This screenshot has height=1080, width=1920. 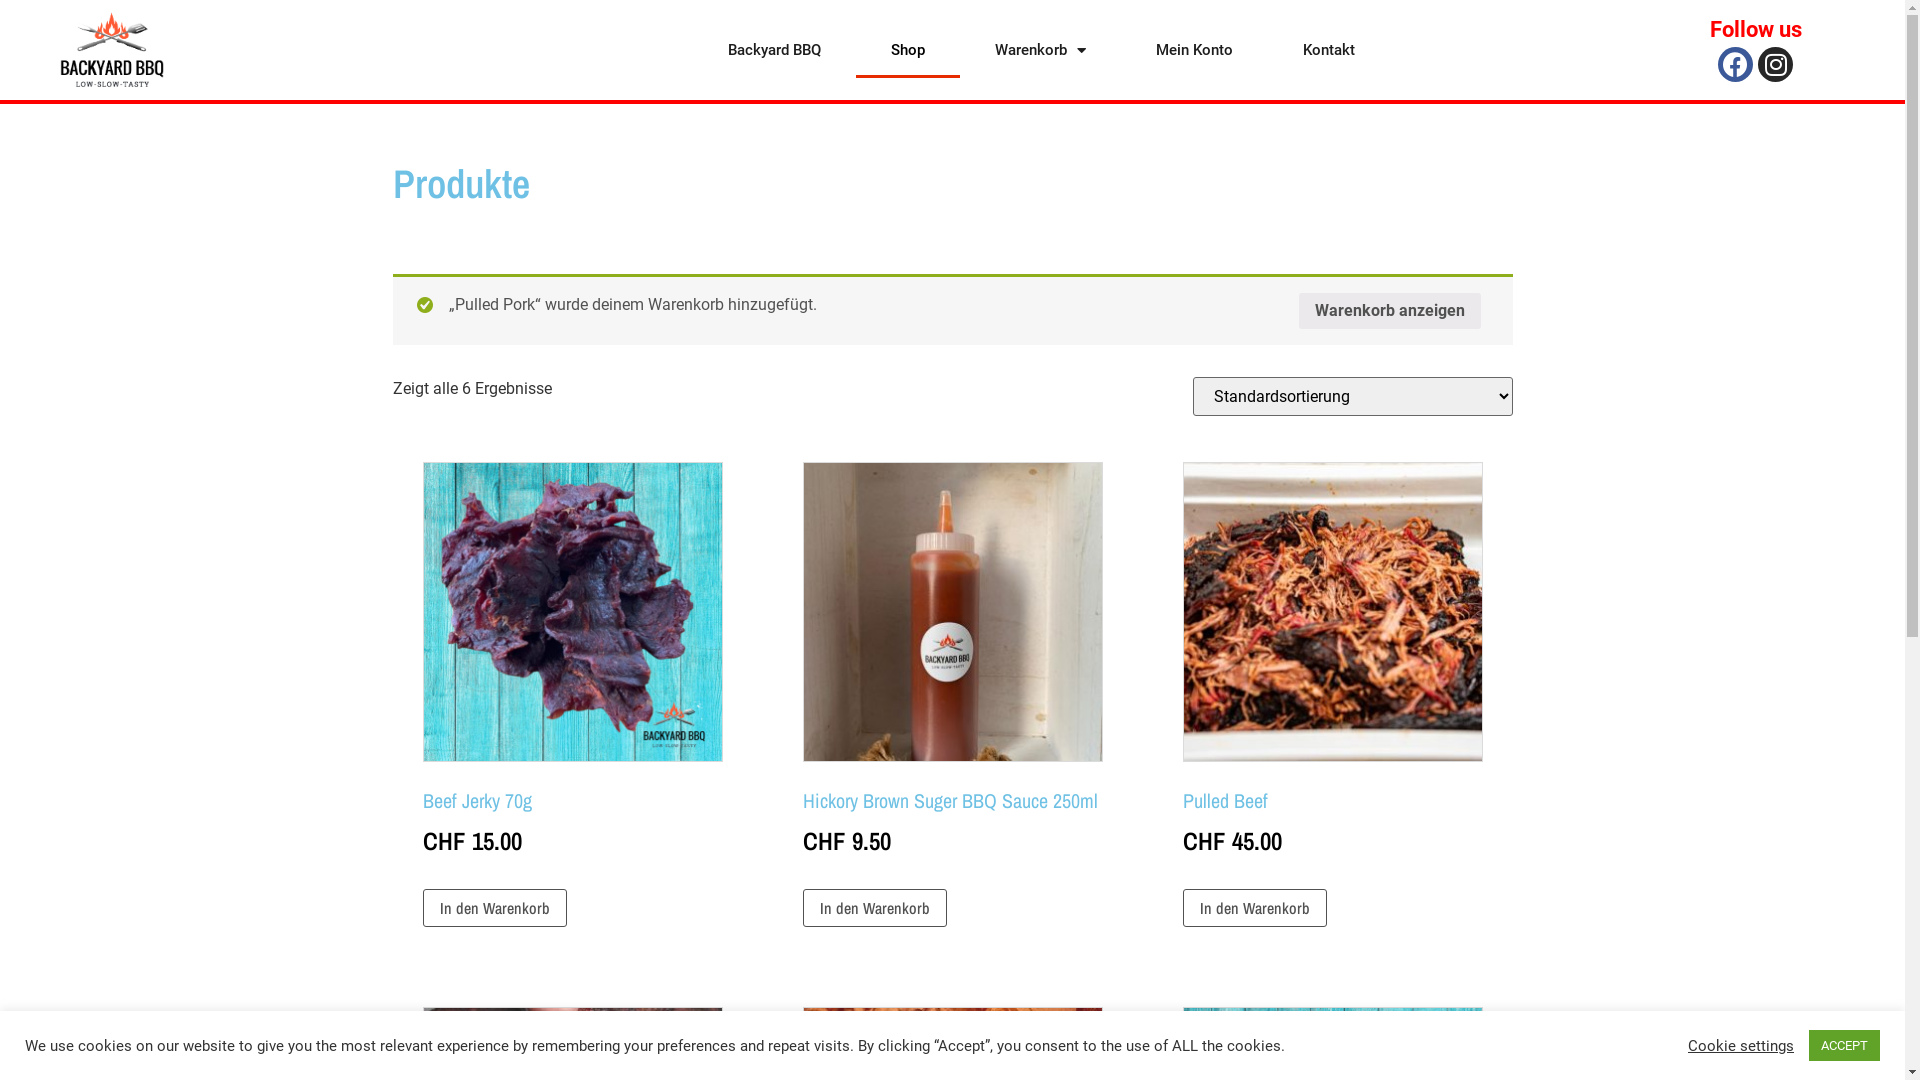 I want to click on 'Kontakt', so click(x=1329, y=49).